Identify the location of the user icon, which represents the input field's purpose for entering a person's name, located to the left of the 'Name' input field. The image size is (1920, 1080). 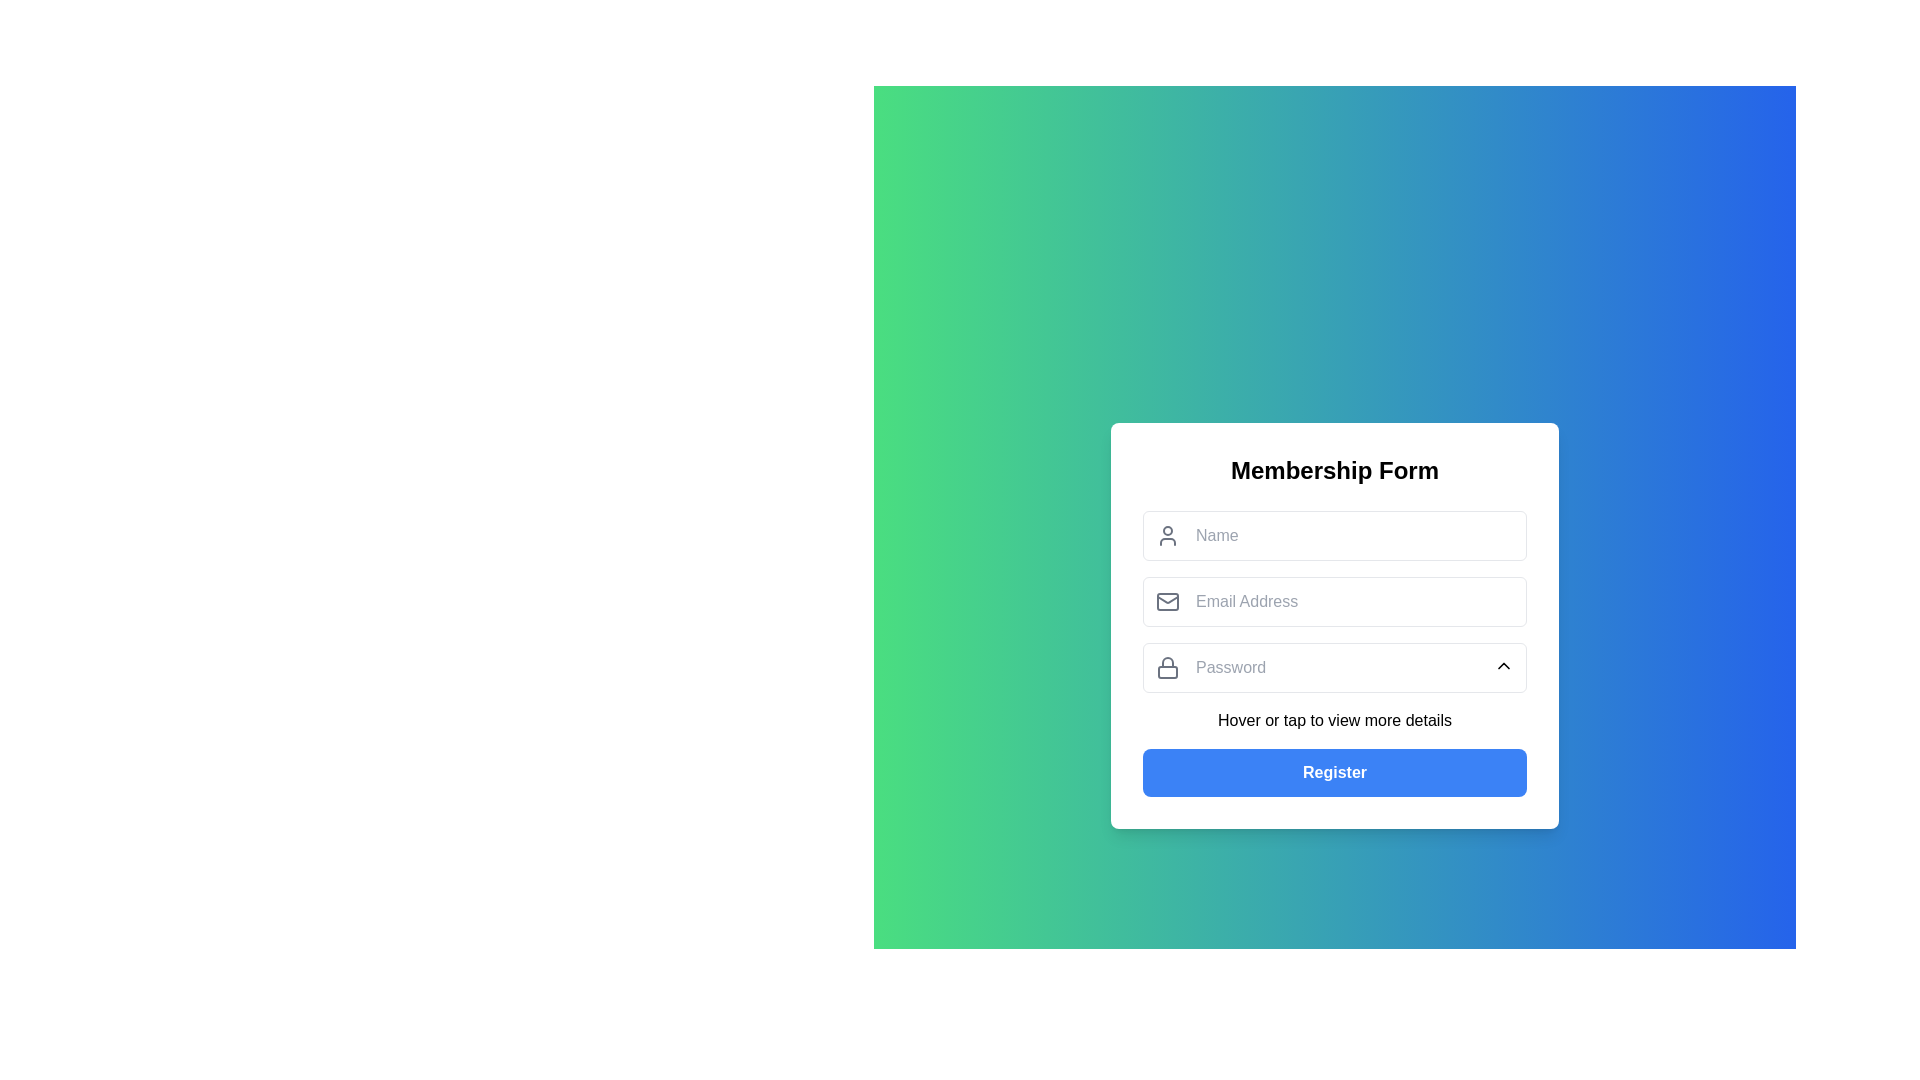
(1167, 535).